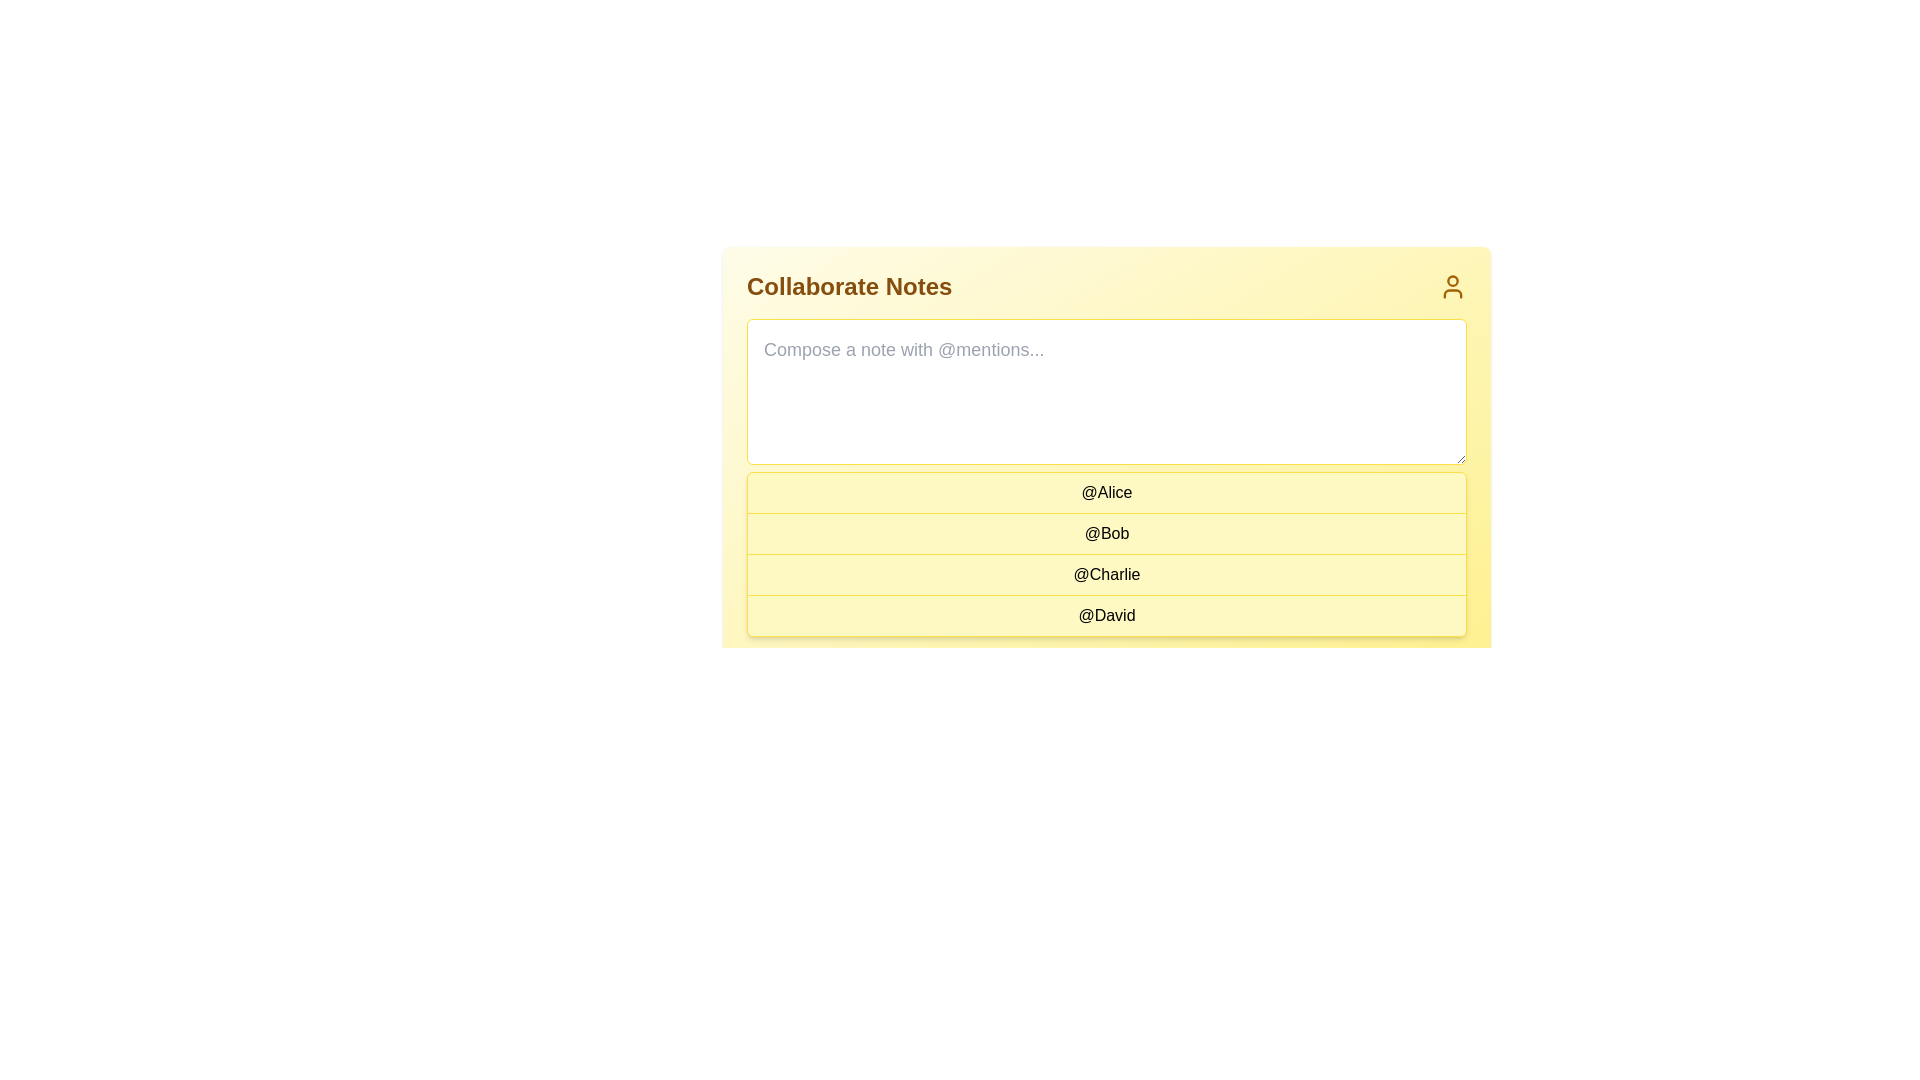 The width and height of the screenshot is (1920, 1080). What do you see at coordinates (1106, 482) in the screenshot?
I see `the first list item that contains the text '@Alice', which has a light yellow background and a hover animation` at bounding box center [1106, 482].